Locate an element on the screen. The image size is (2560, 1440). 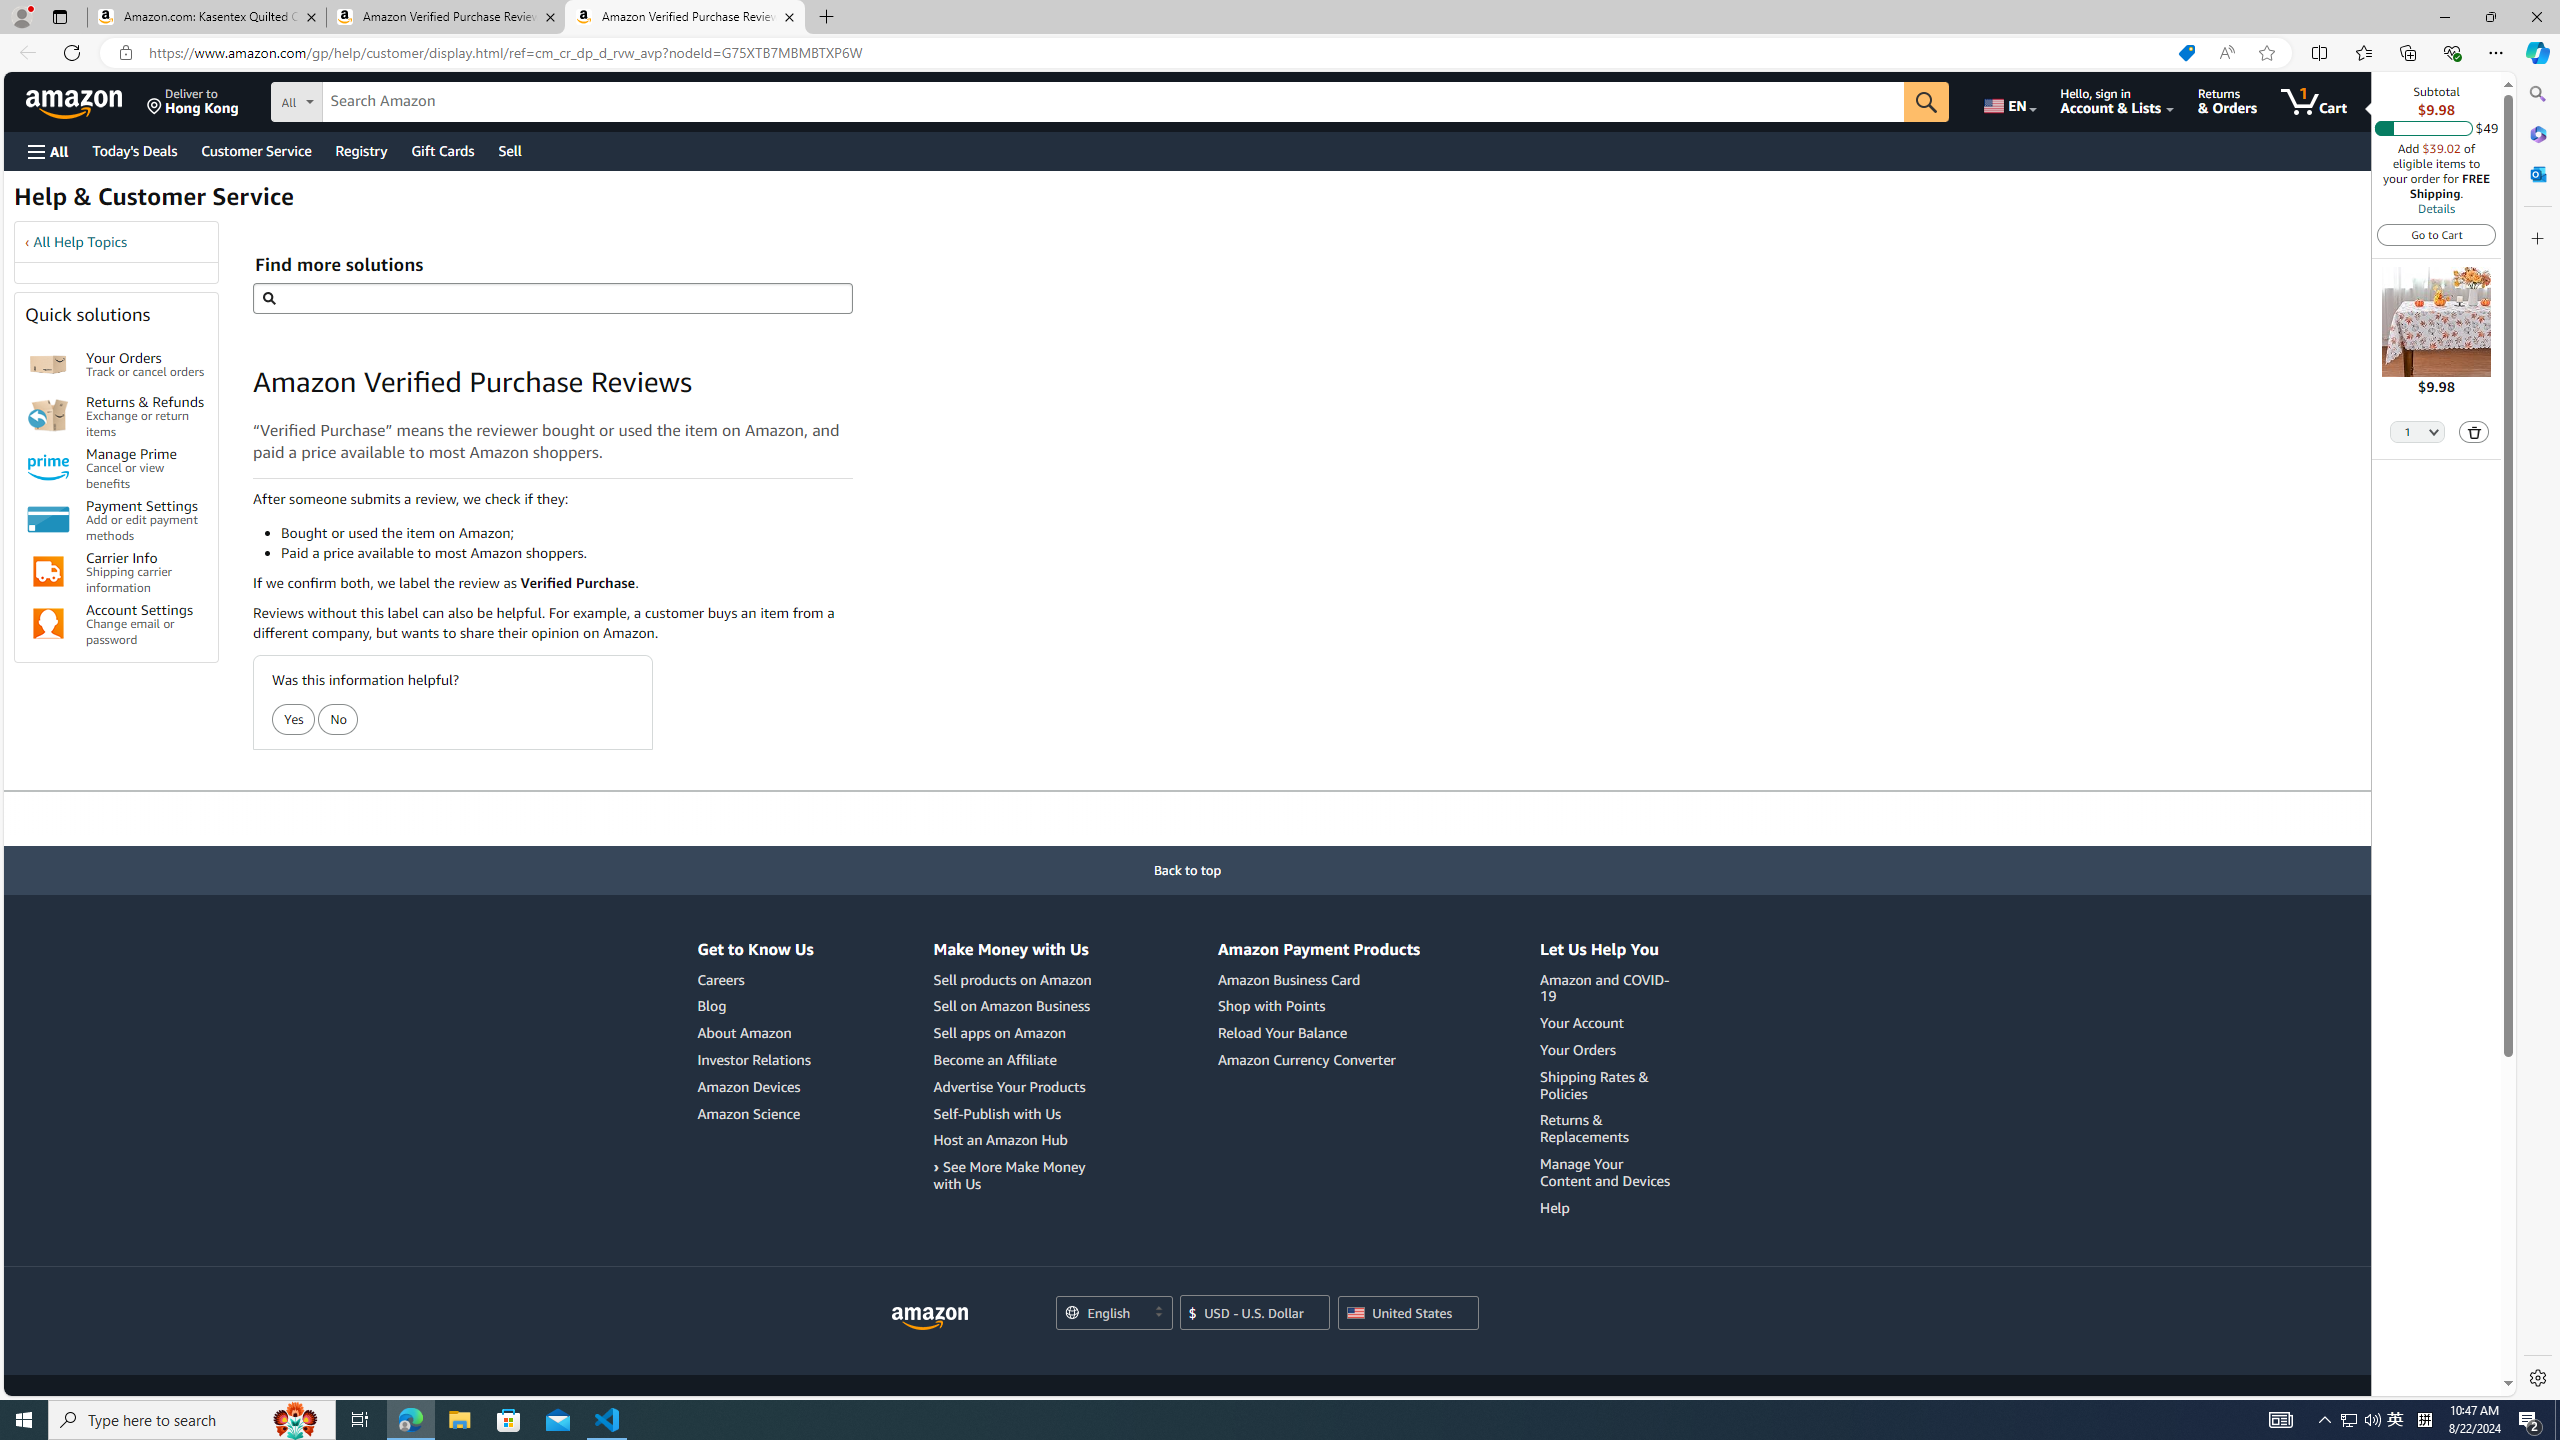
'Payment Settings Add or edit payment methods' is located at coordinates (144, 518).